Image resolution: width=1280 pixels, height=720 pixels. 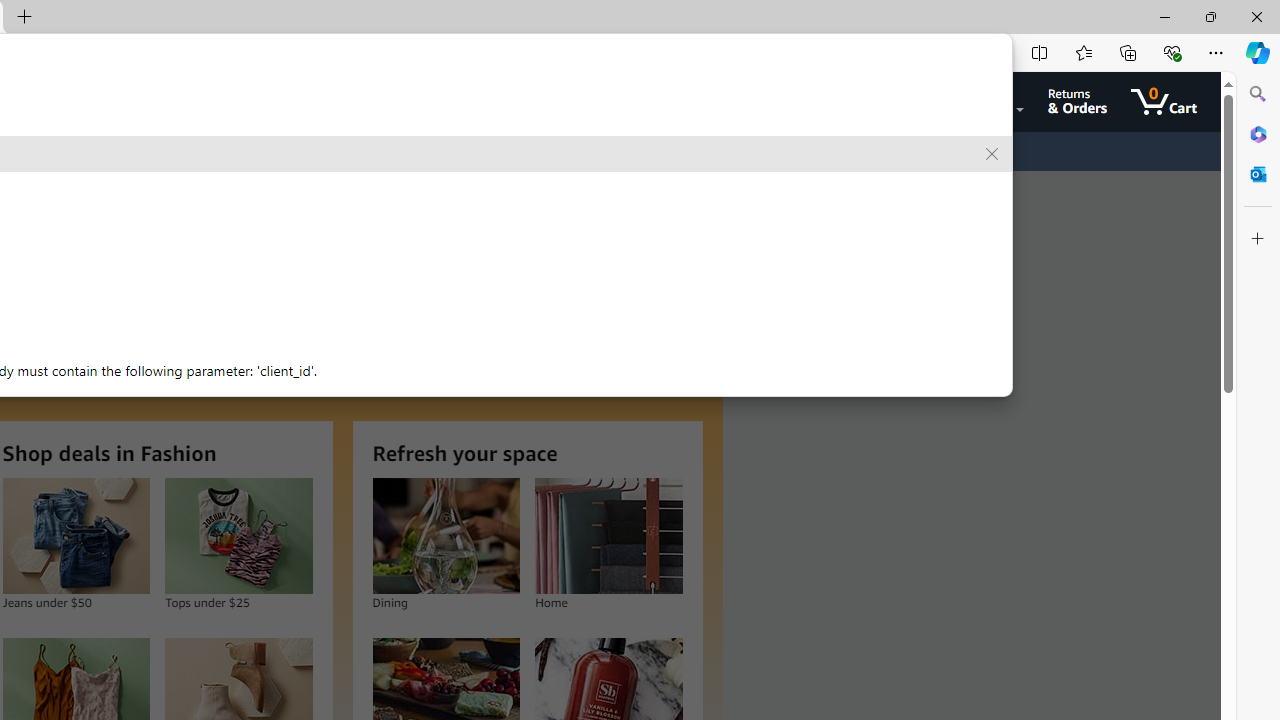 I want to click on 'Dining', so click(x=445, y=535).